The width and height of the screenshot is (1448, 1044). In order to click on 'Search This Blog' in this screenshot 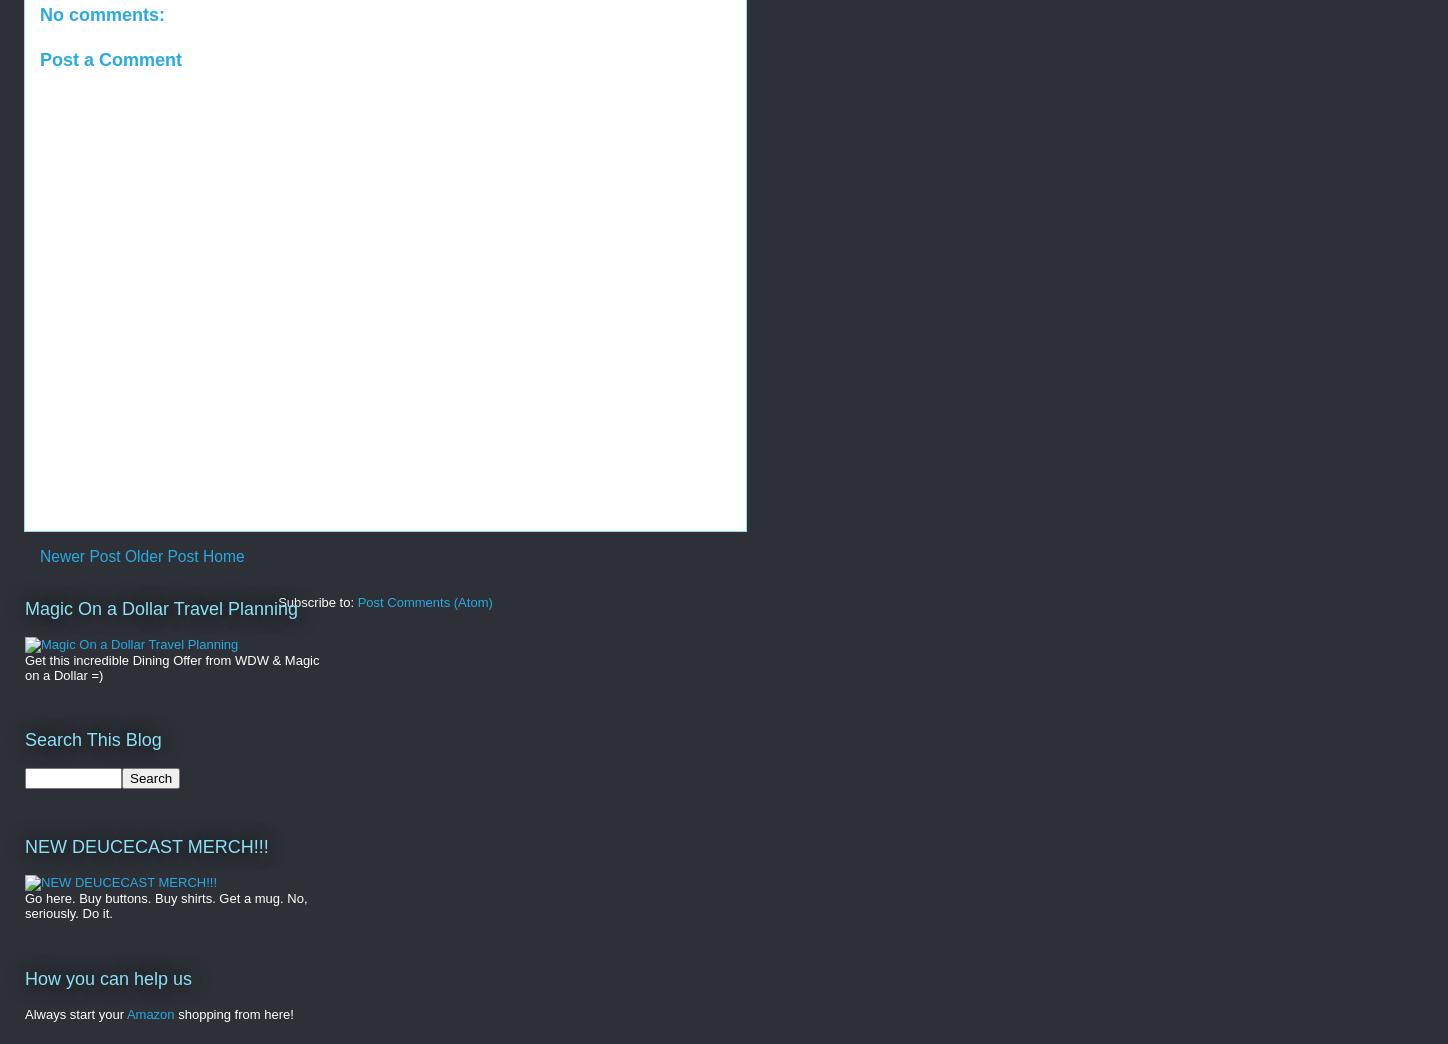, I will do `click(91, 739)`.